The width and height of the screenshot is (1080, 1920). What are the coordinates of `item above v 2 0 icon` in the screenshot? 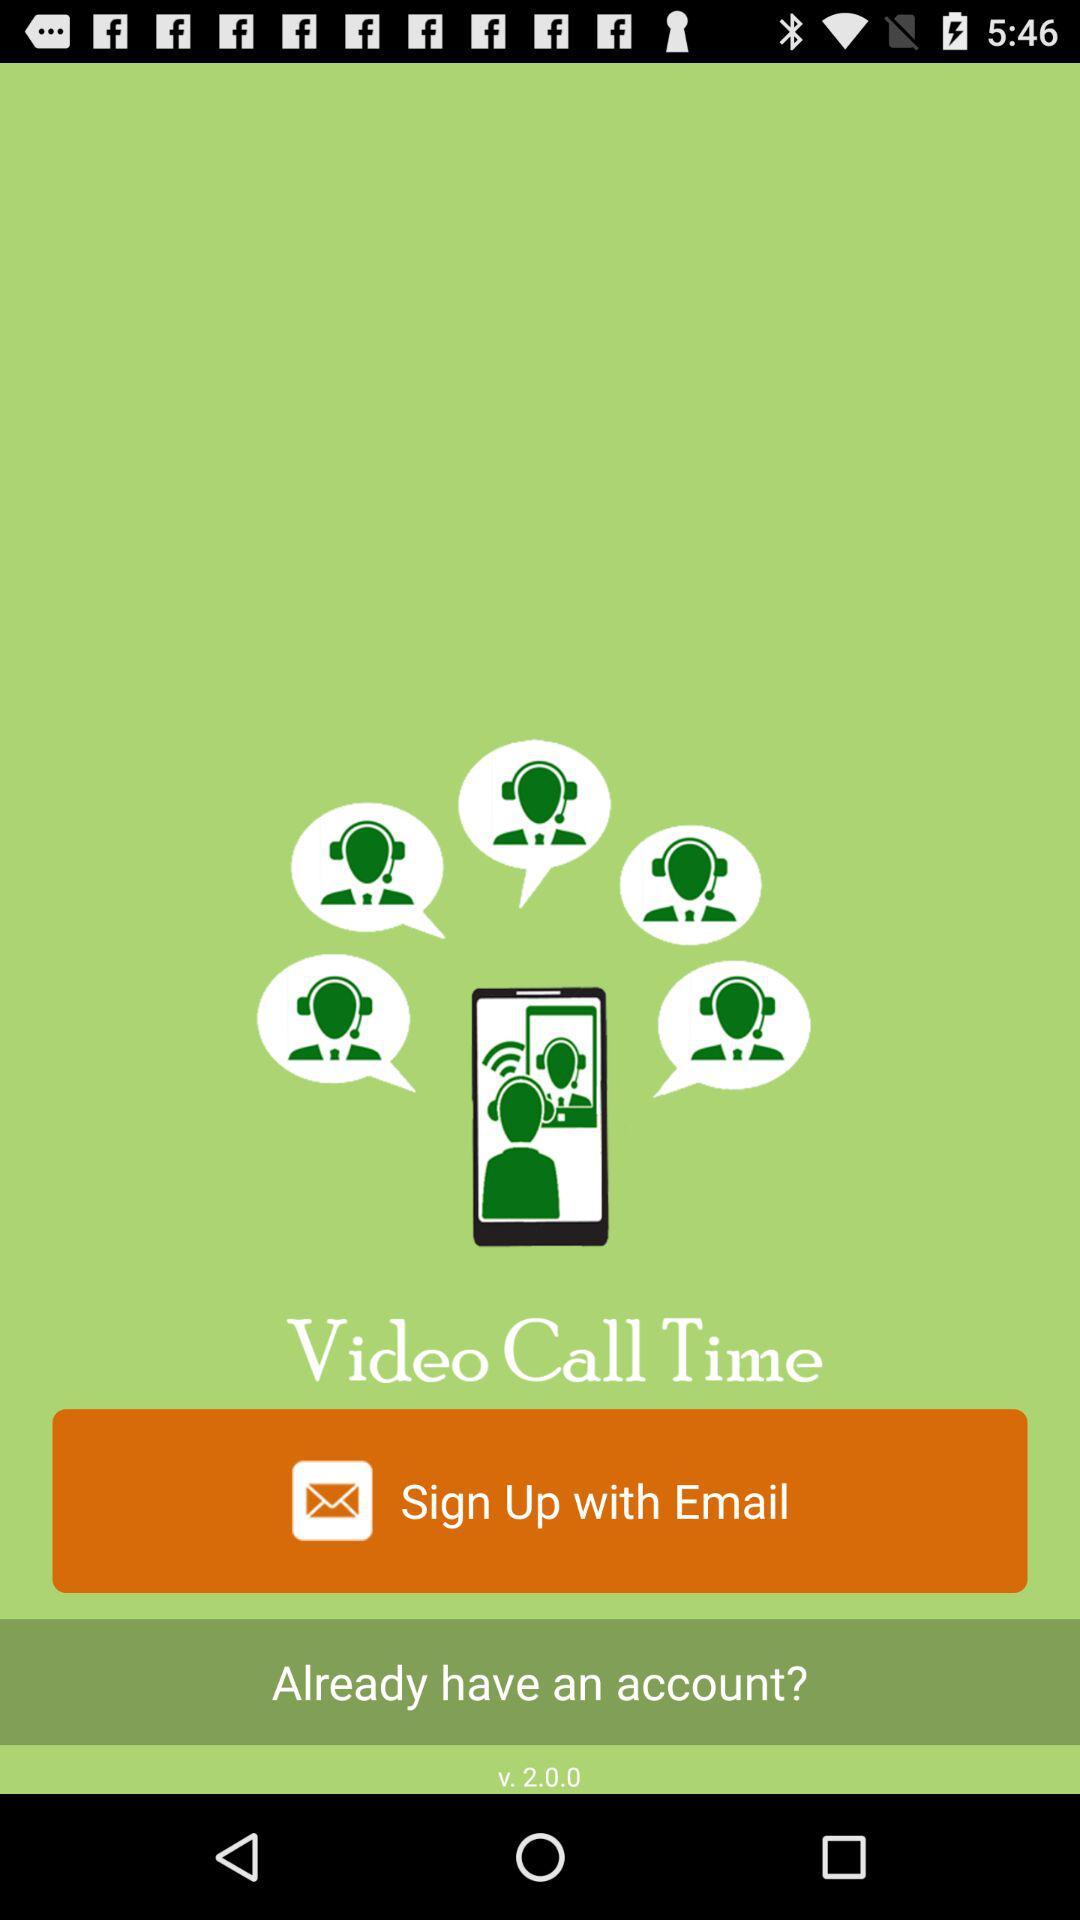 It's located at (540, 1681).